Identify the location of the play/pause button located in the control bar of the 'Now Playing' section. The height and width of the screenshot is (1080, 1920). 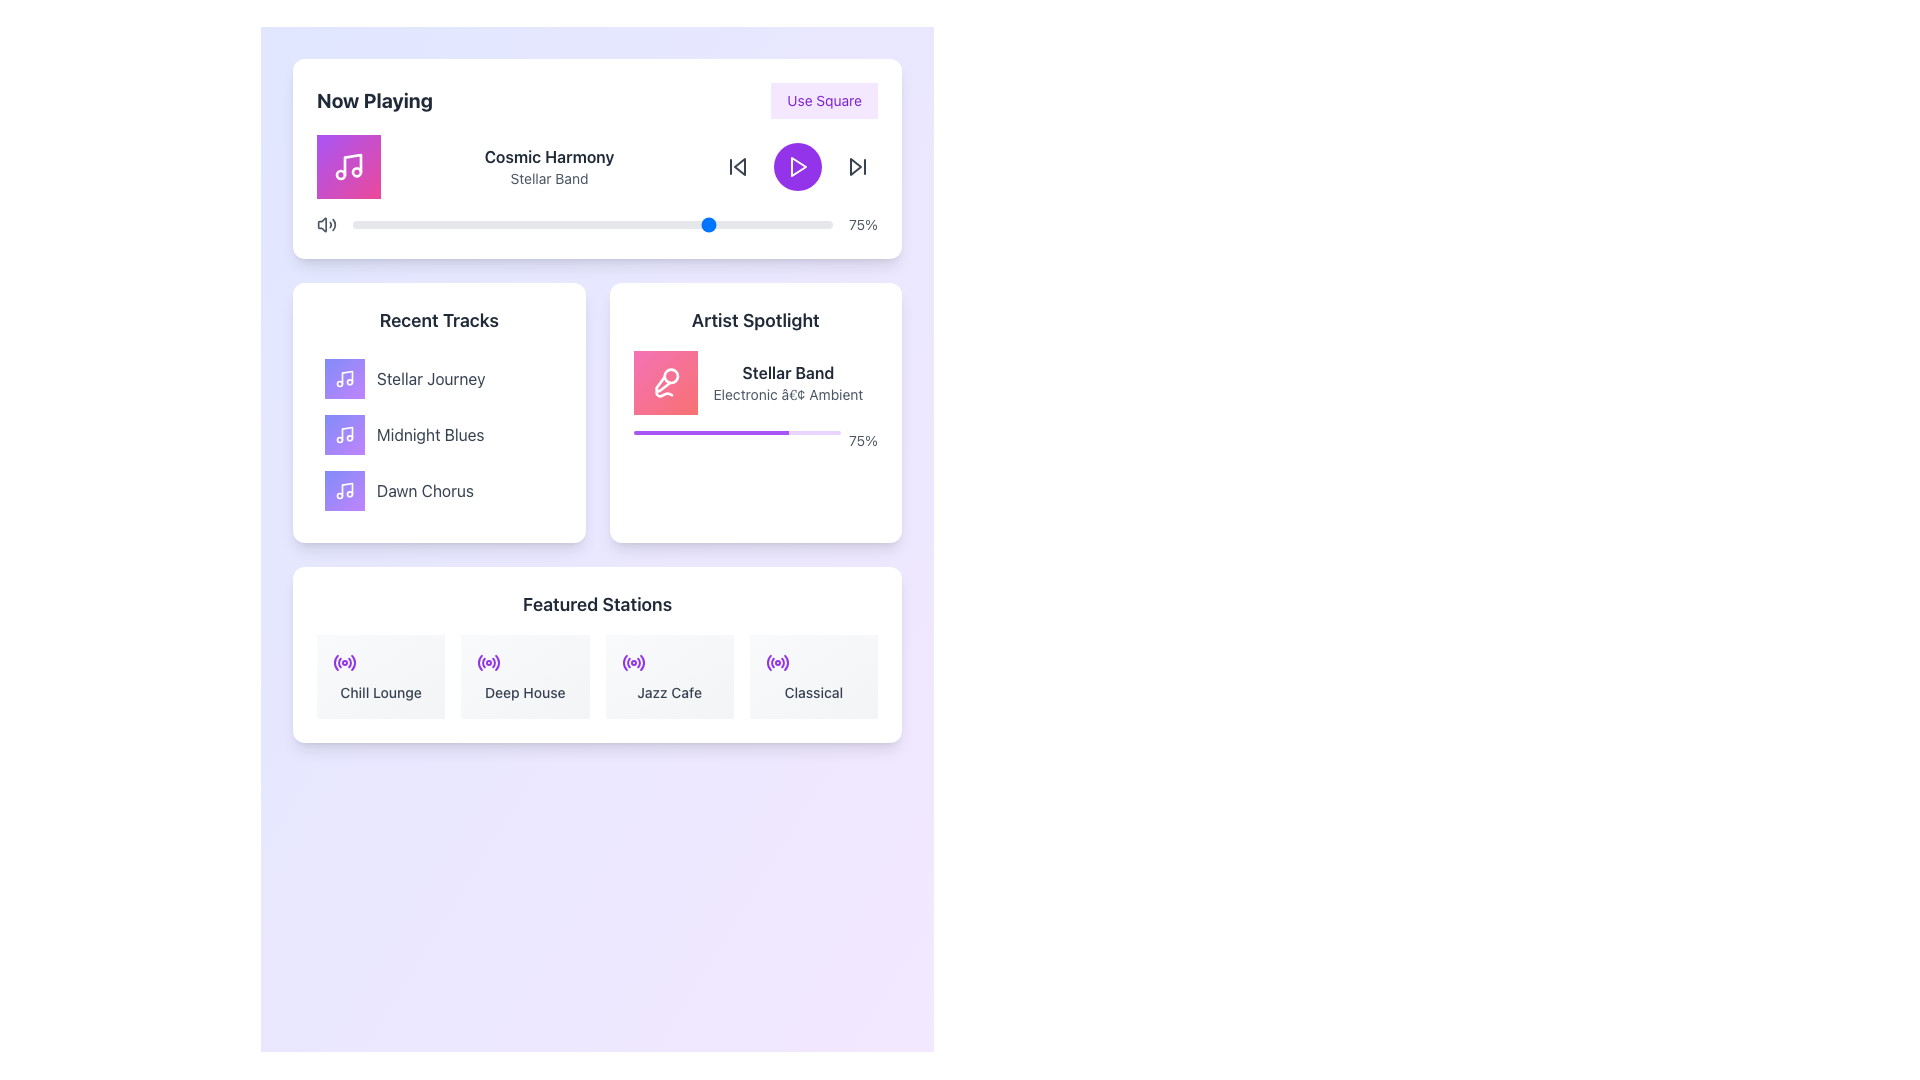
(796, 165).